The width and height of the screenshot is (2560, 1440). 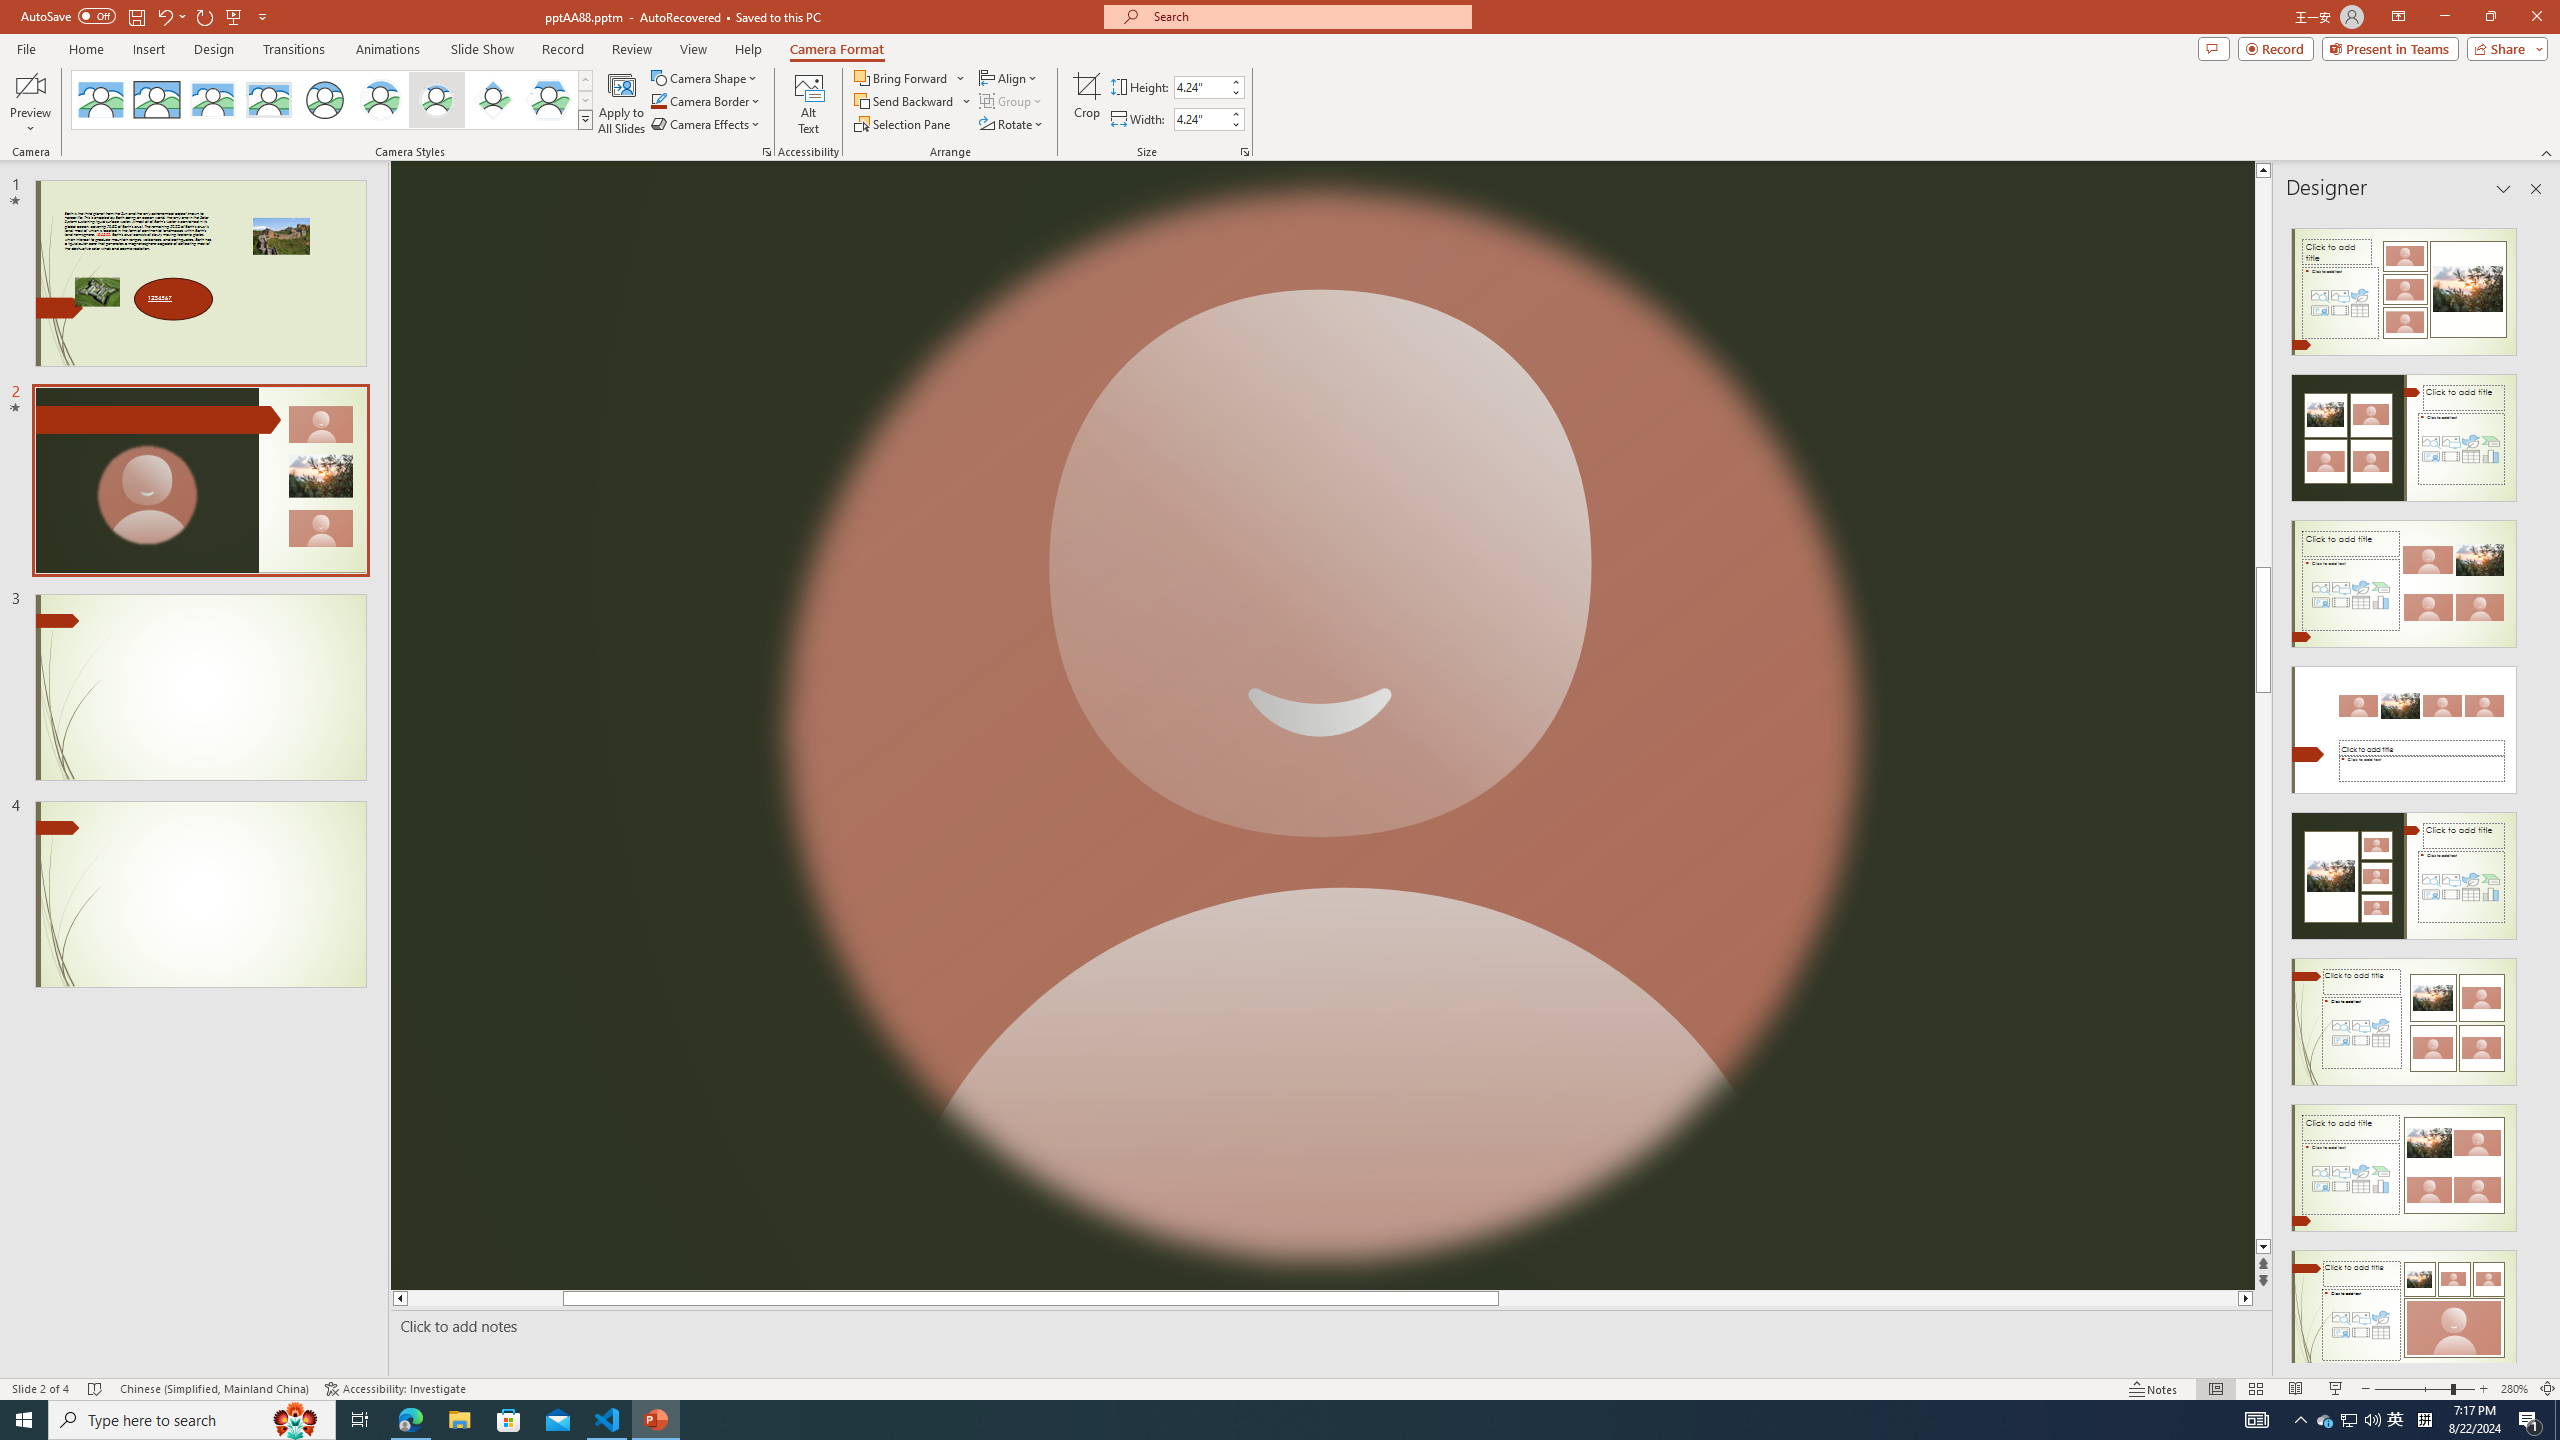 I want to click on 'Notes ', so click(x=2153, y=1389).